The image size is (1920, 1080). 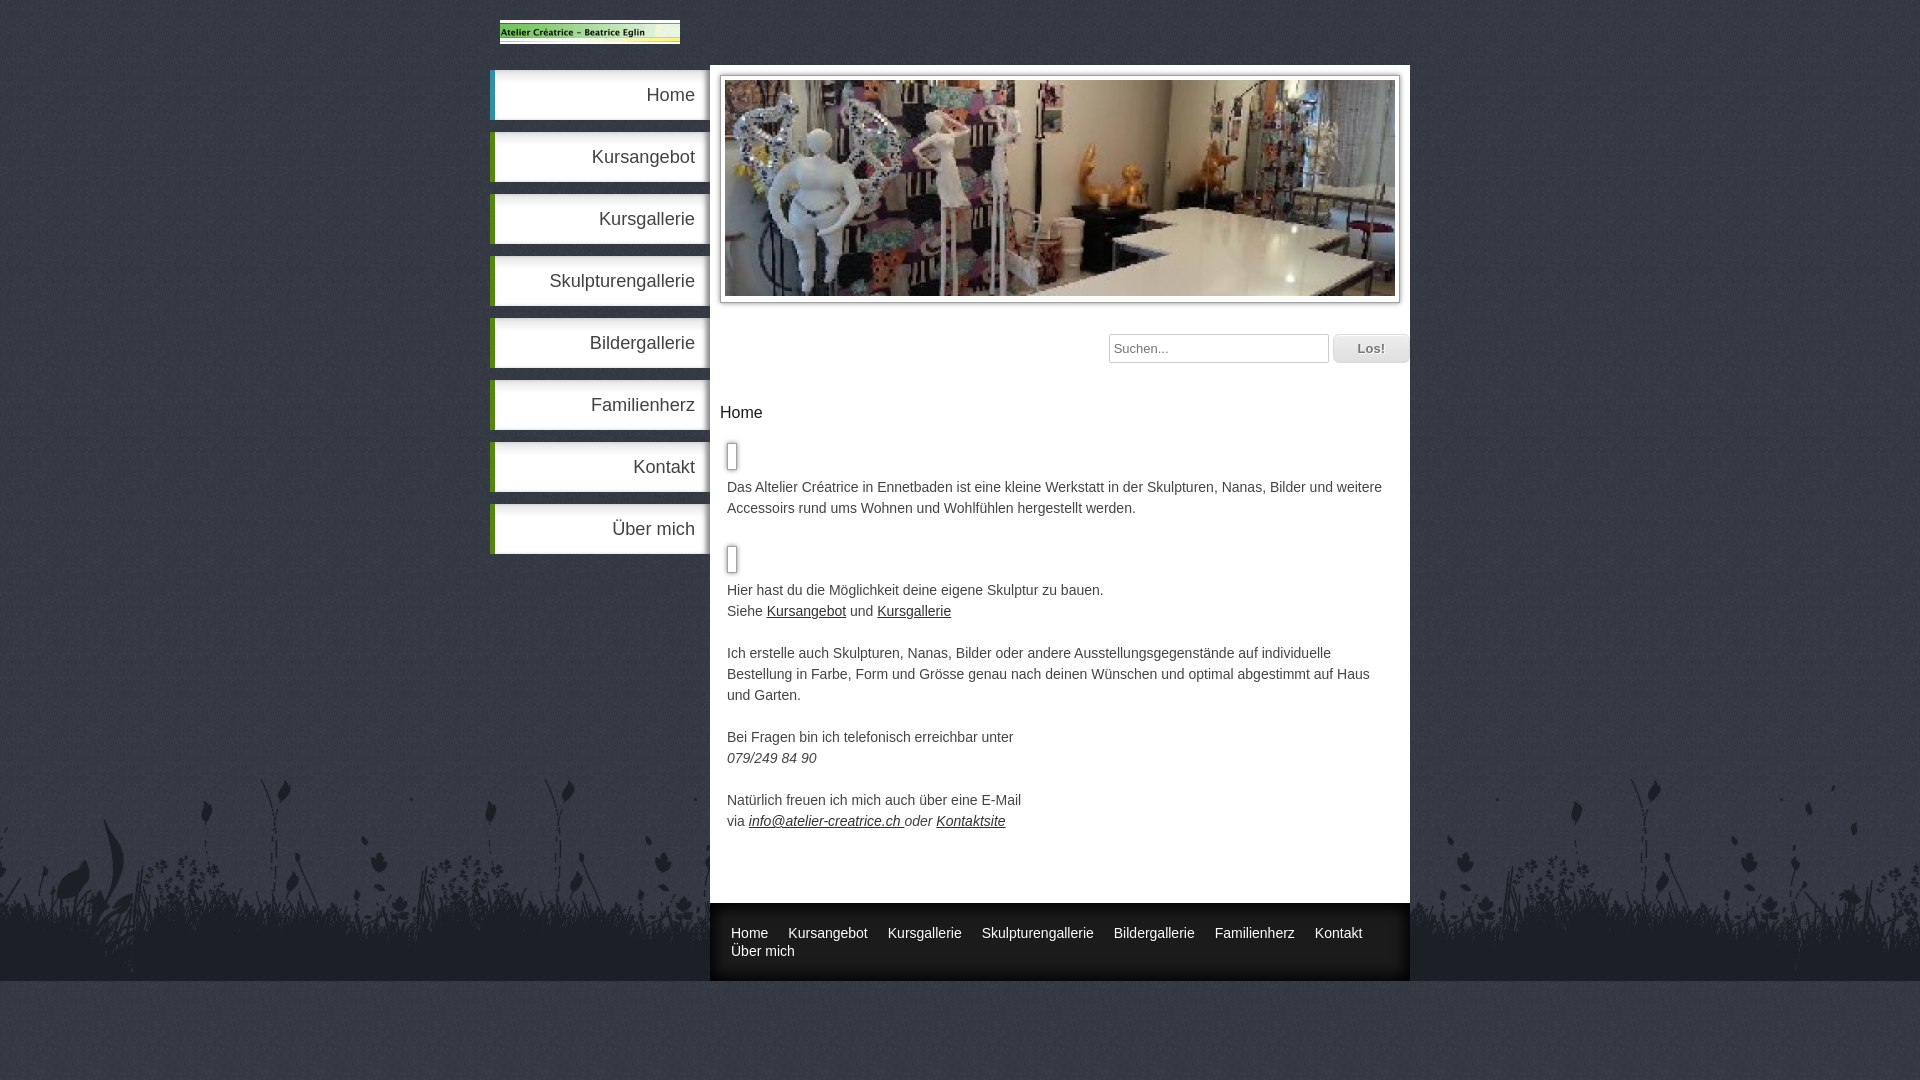 I want to click on 'Skulpturengallerie', so click(x=489, y=281).